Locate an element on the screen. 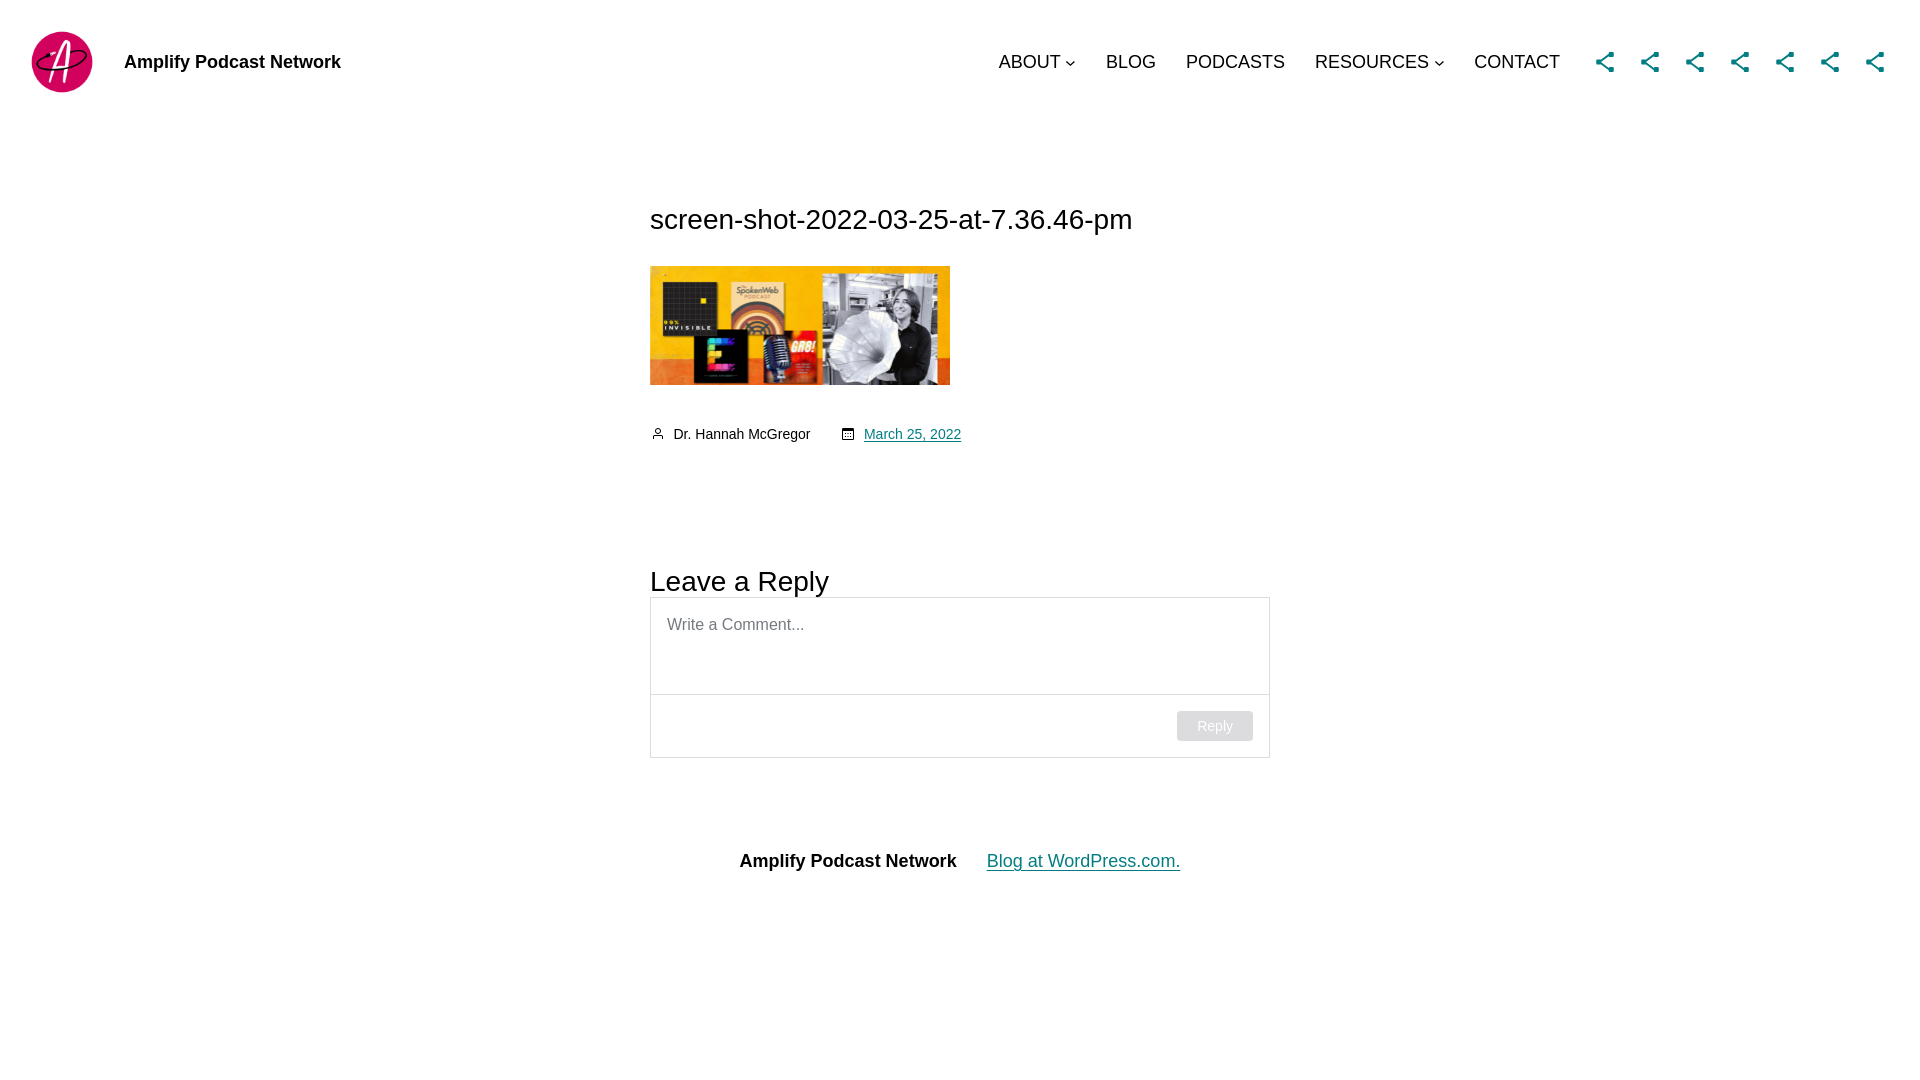 This screenshot has height=1080, width=1920. 'Share Icon' is located at coordinates (1650, 60).